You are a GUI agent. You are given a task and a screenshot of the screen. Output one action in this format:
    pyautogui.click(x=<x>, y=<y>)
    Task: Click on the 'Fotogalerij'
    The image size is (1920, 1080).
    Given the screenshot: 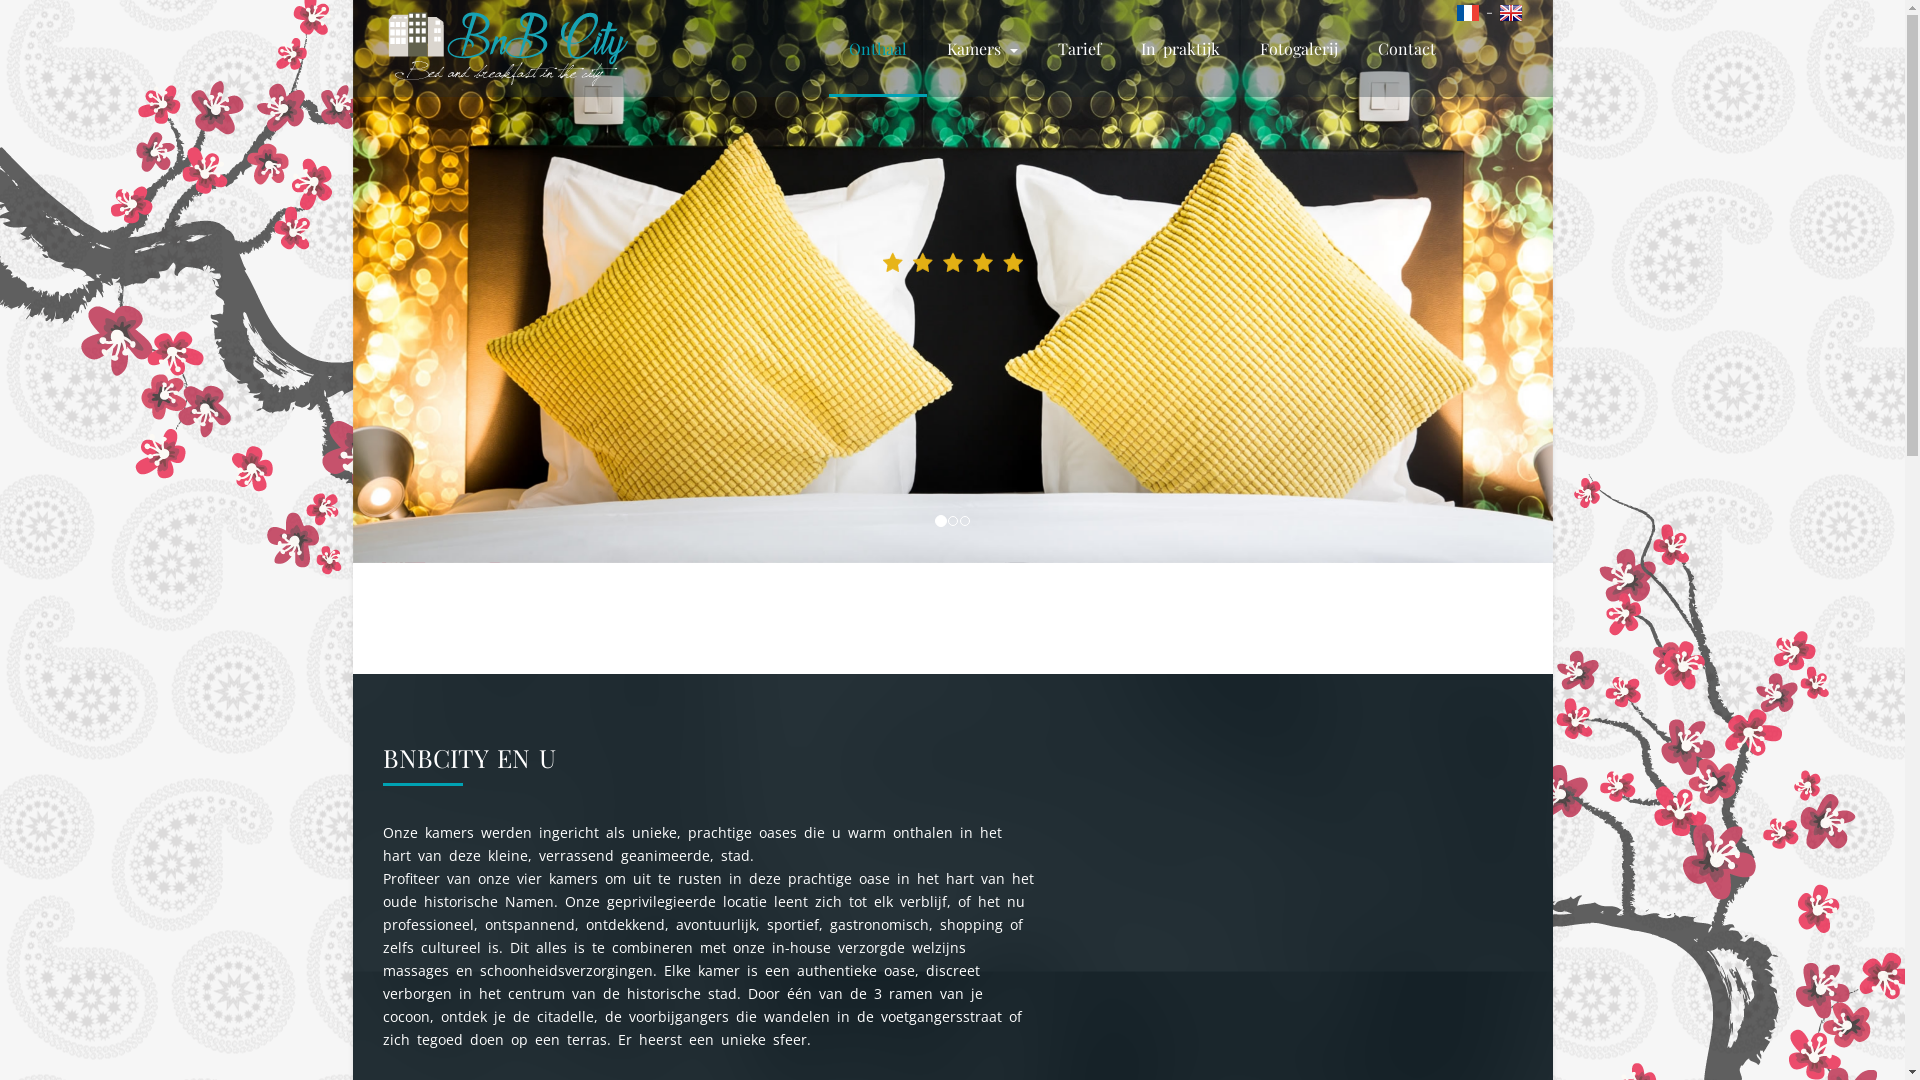 What is the action you would take?
    pyautogui.click(x=1299, y=47)
    